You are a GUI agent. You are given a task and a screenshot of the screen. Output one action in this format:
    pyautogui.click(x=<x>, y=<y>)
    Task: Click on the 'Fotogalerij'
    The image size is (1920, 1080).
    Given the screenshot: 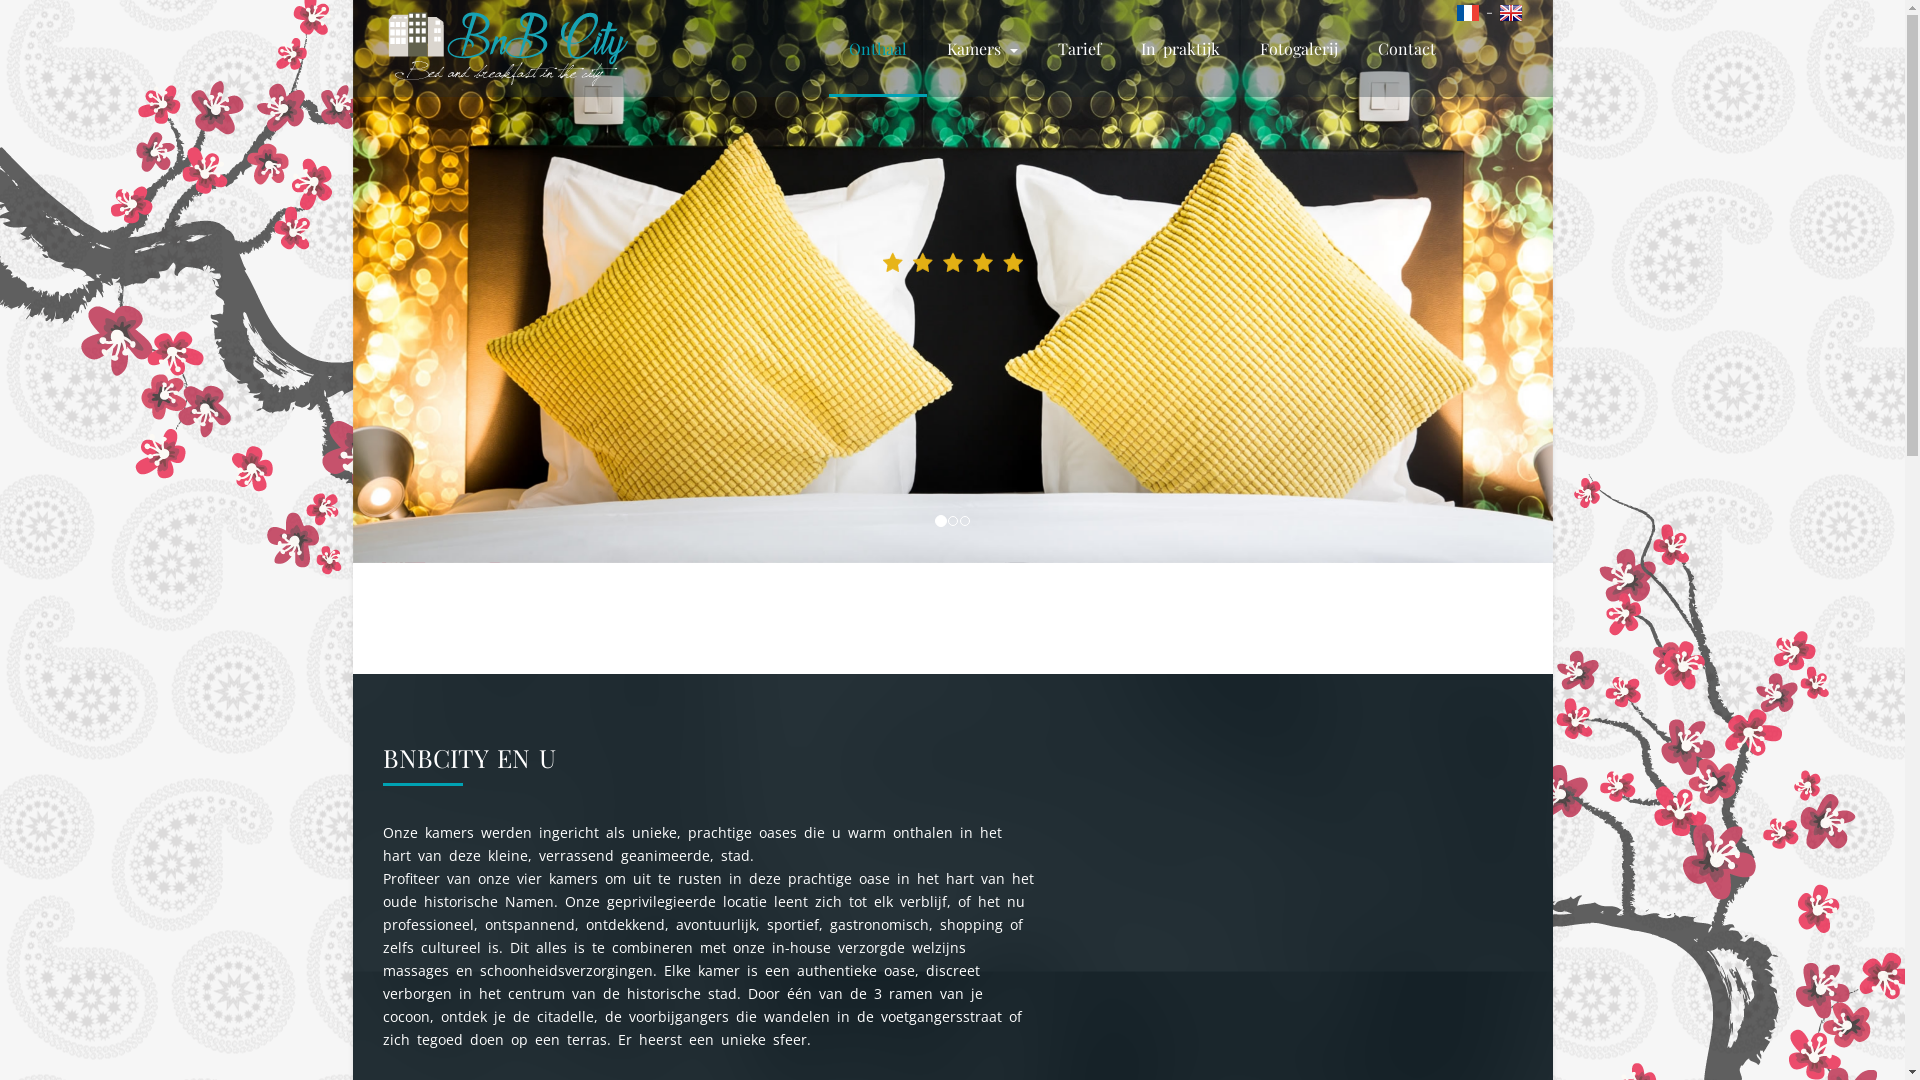 What is the action you would take?
    pyautogui.click(x=1299, y=47)
    